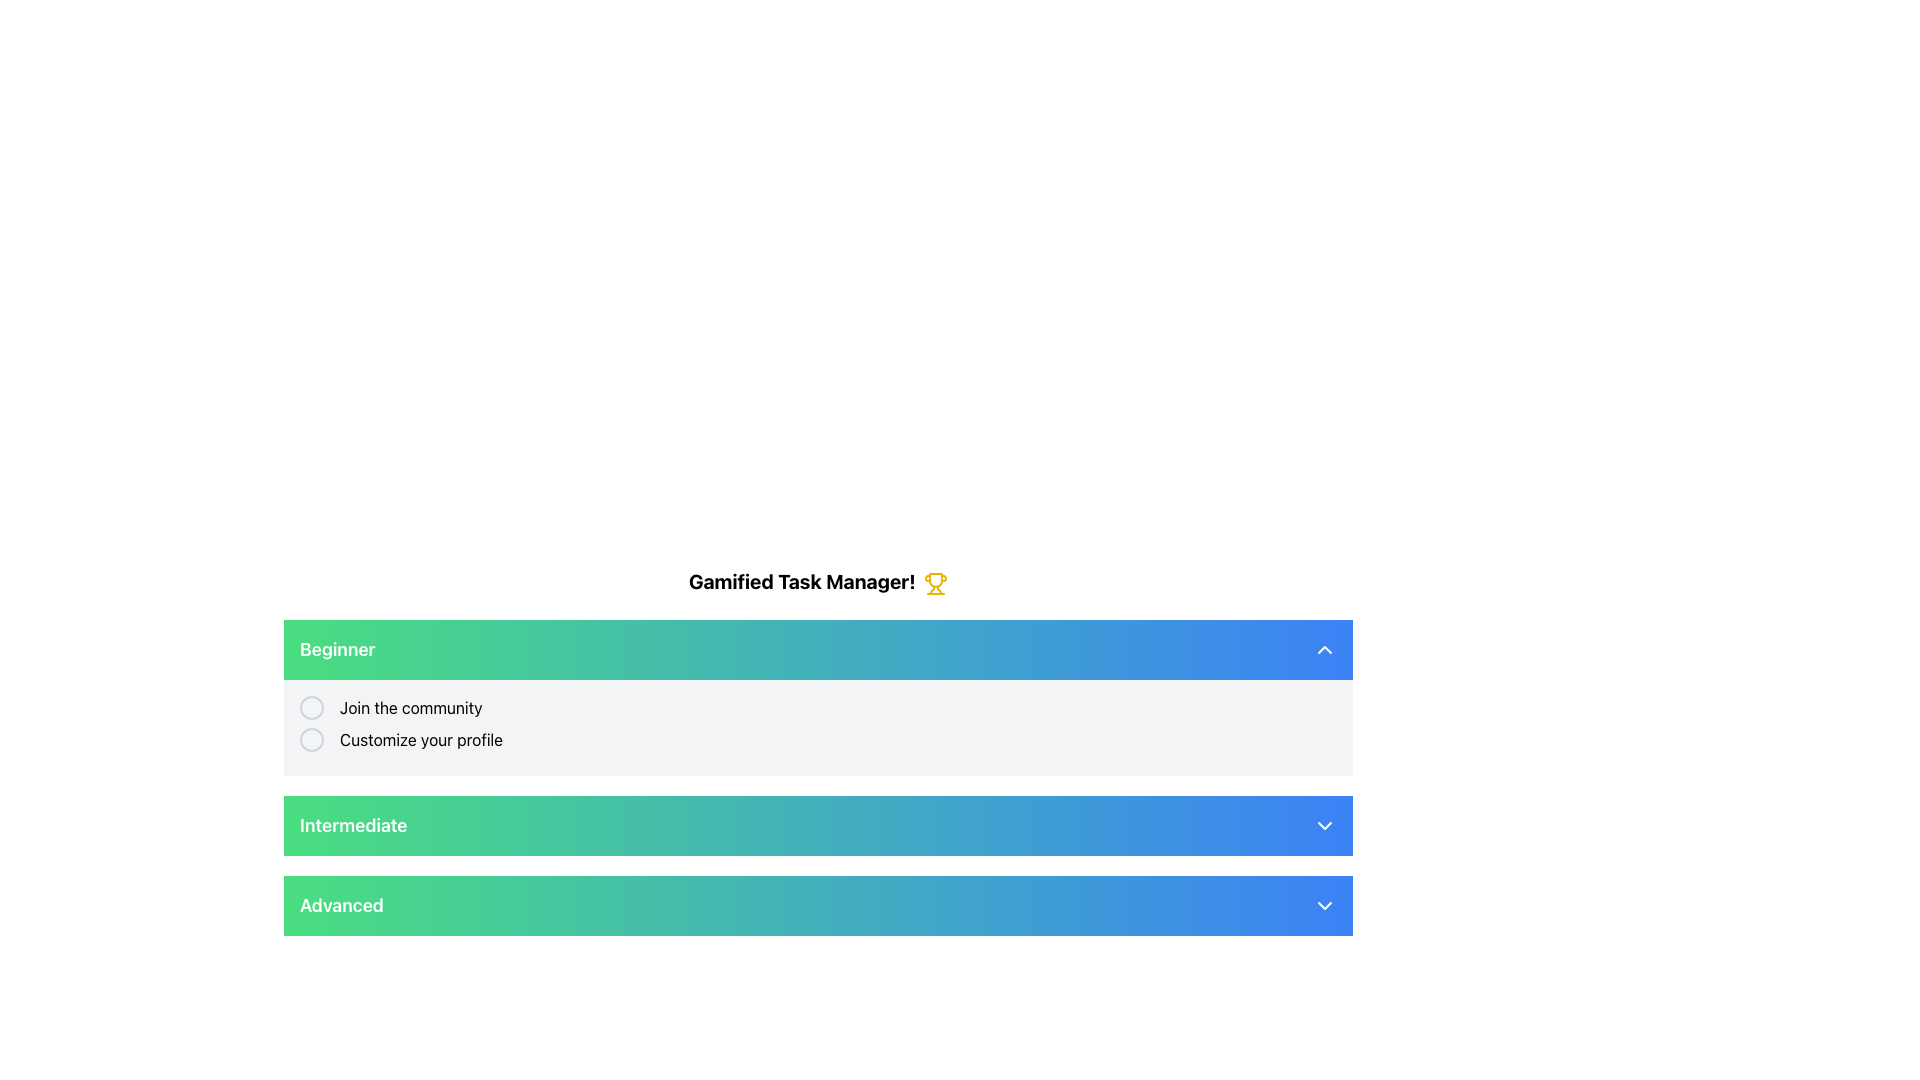  Describe the element at coordinates (818, 825) in the screenshot. I see `the 'Intermediate' level button located between the 'Beginner' and 'Advanced' buttons in the task management application` at that location.